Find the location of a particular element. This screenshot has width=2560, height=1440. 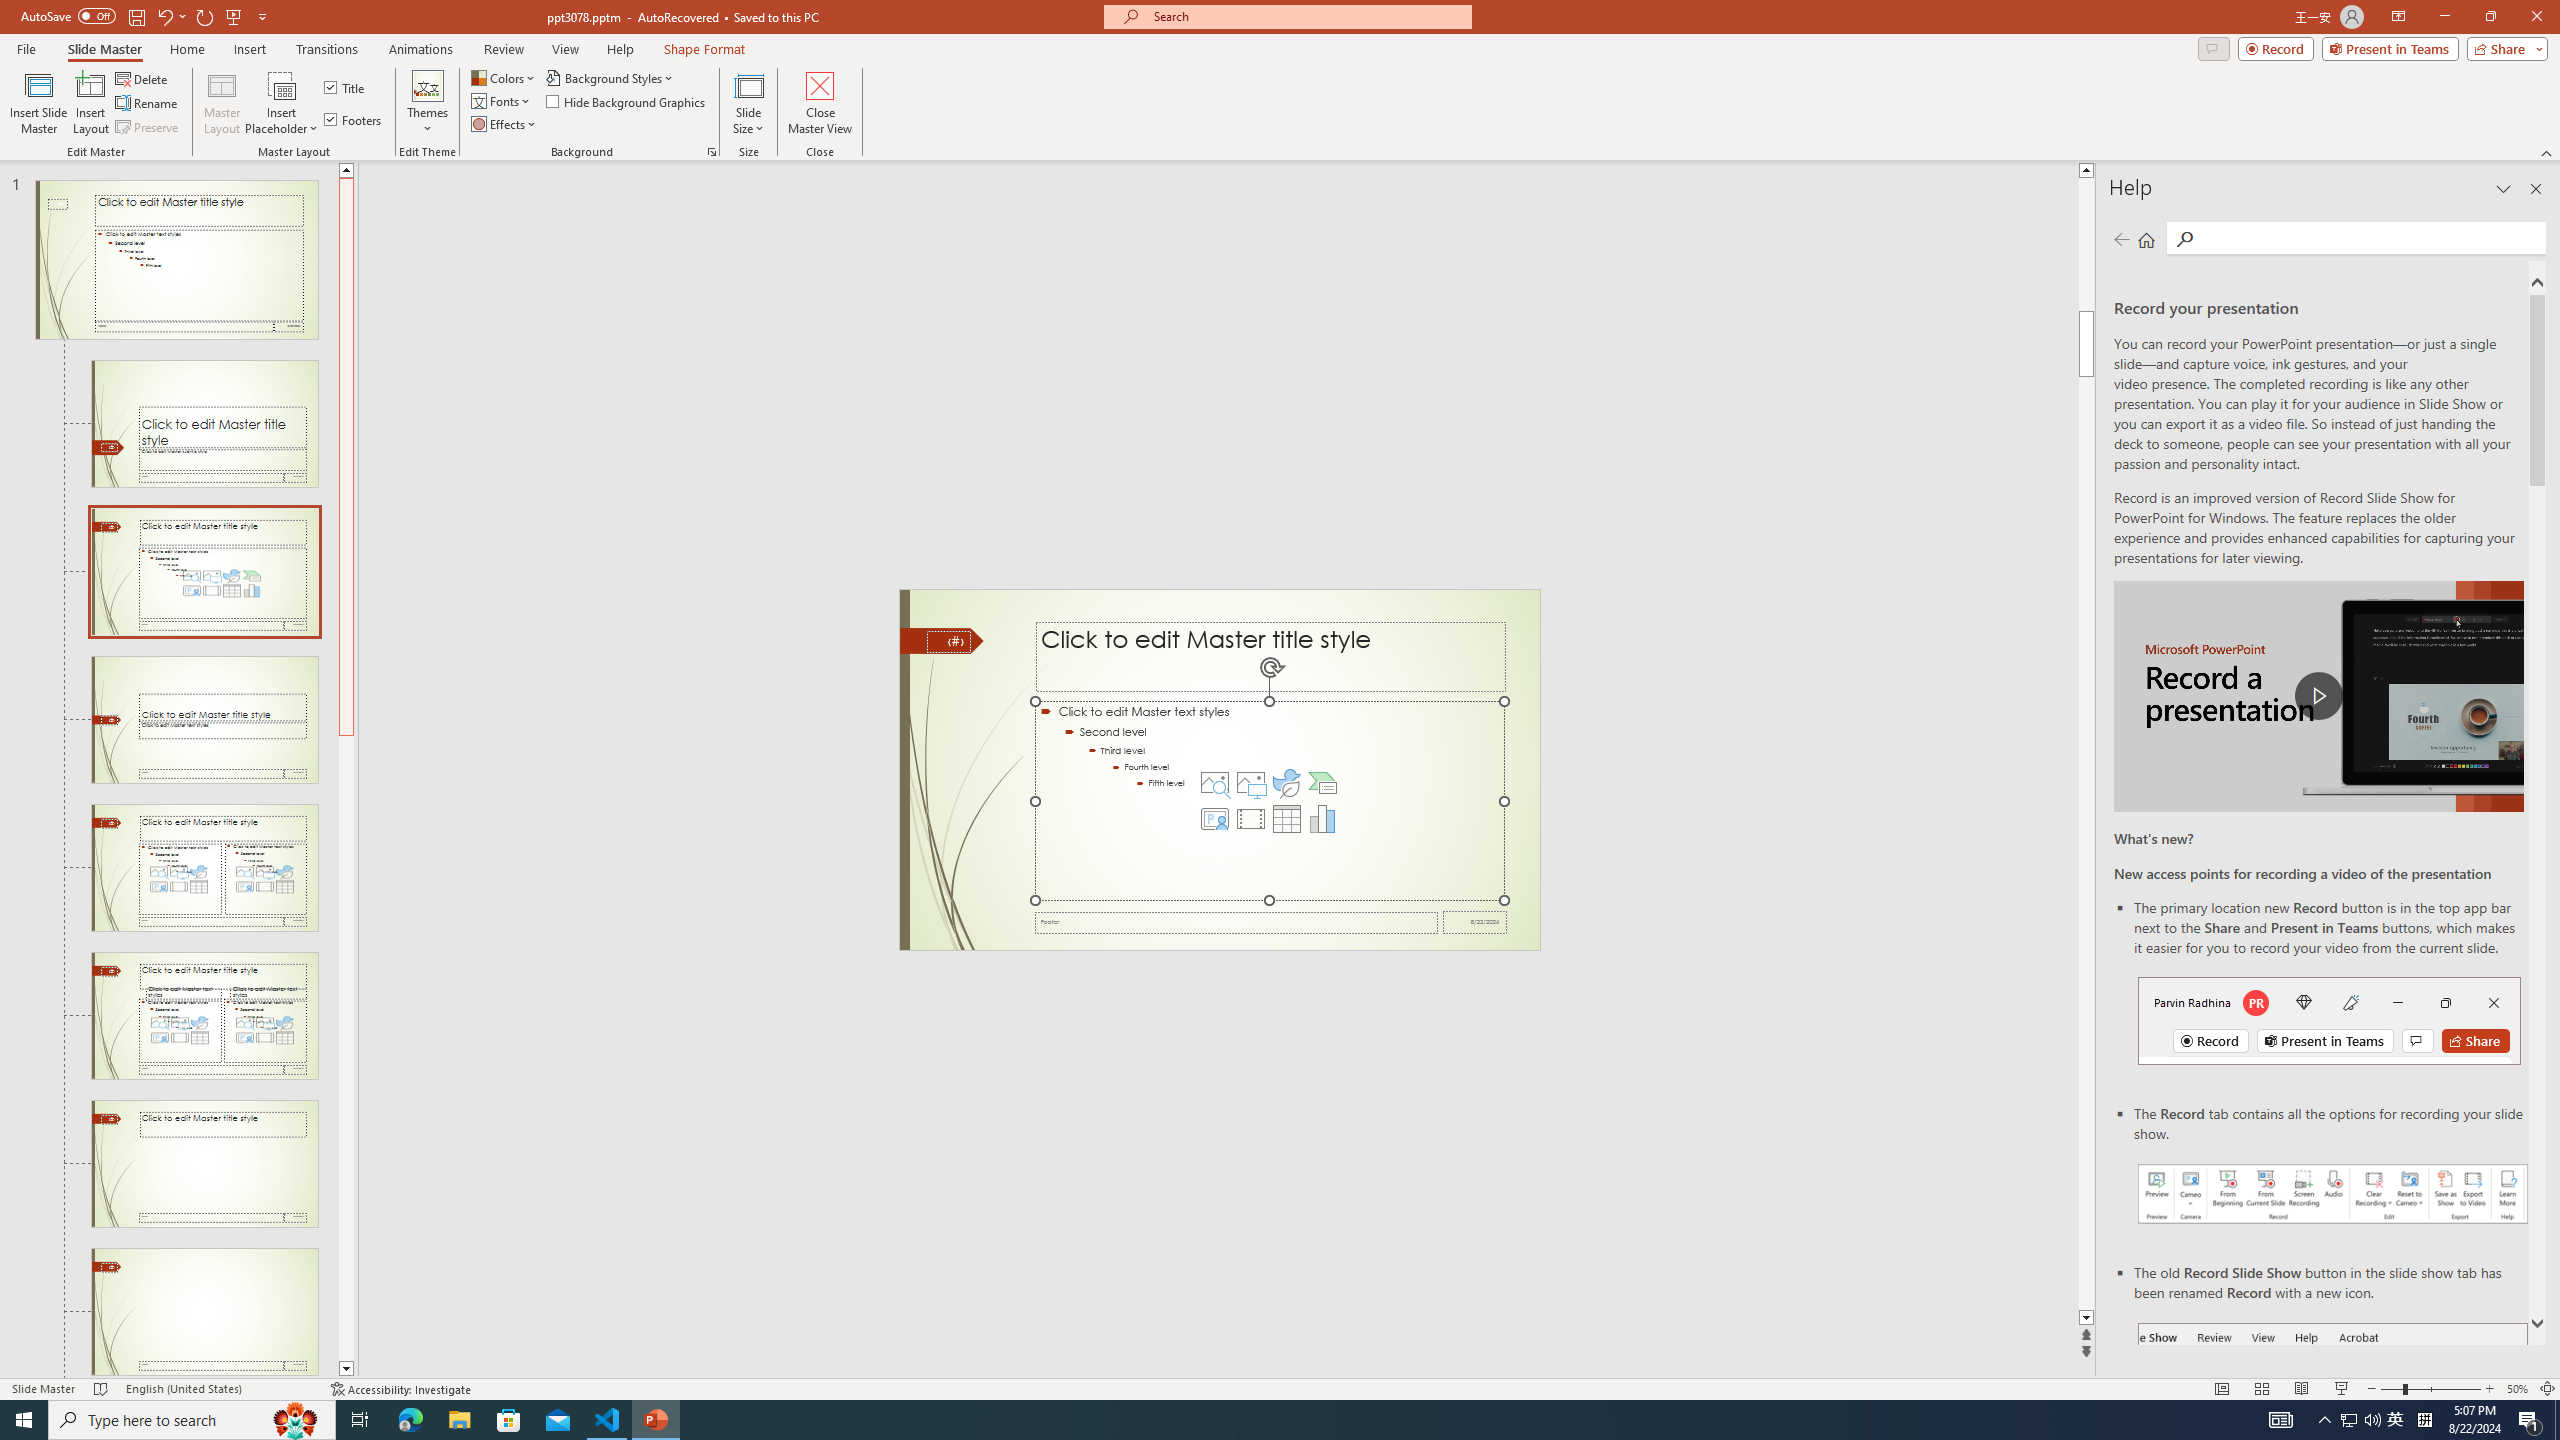

'Slide Size' is located at coordinates (747, 103).